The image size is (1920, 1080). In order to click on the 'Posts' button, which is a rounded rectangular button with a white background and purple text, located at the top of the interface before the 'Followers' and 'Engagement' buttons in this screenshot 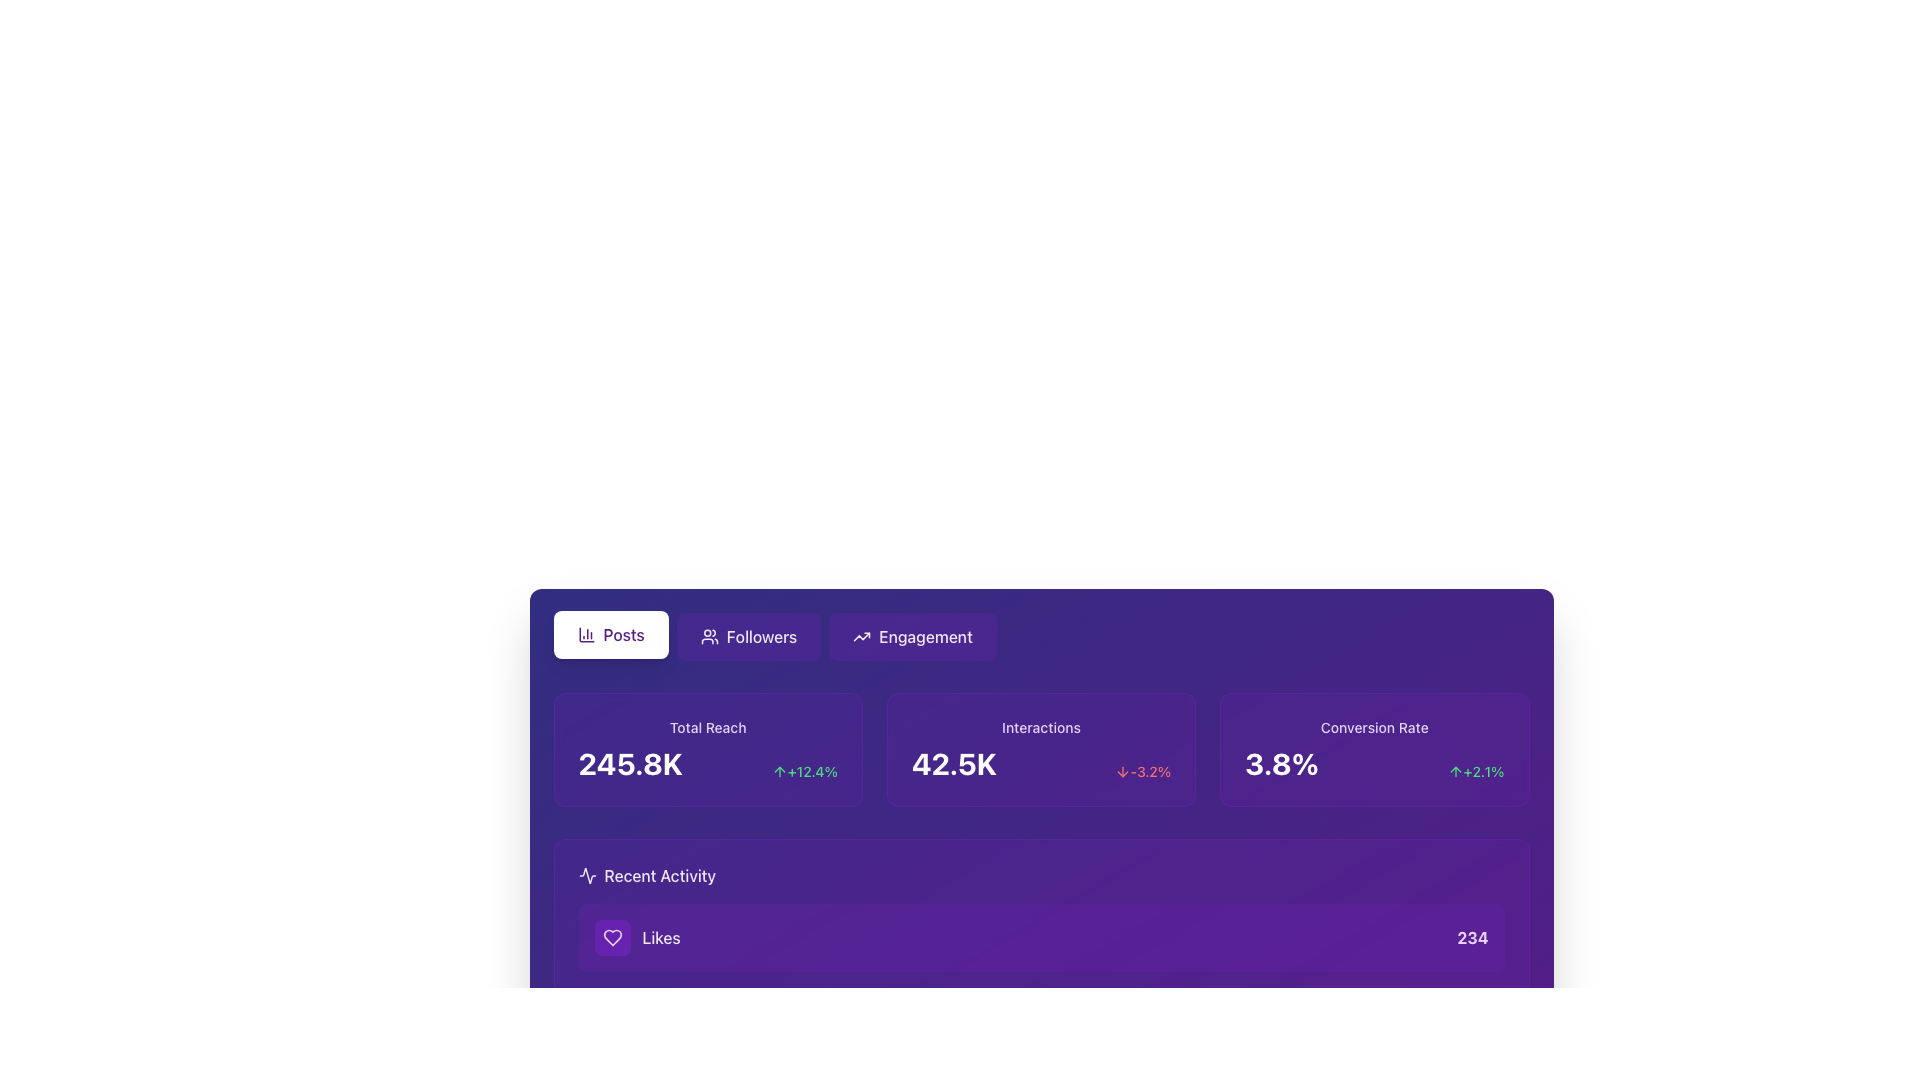, I will do `click(610, 635)`.